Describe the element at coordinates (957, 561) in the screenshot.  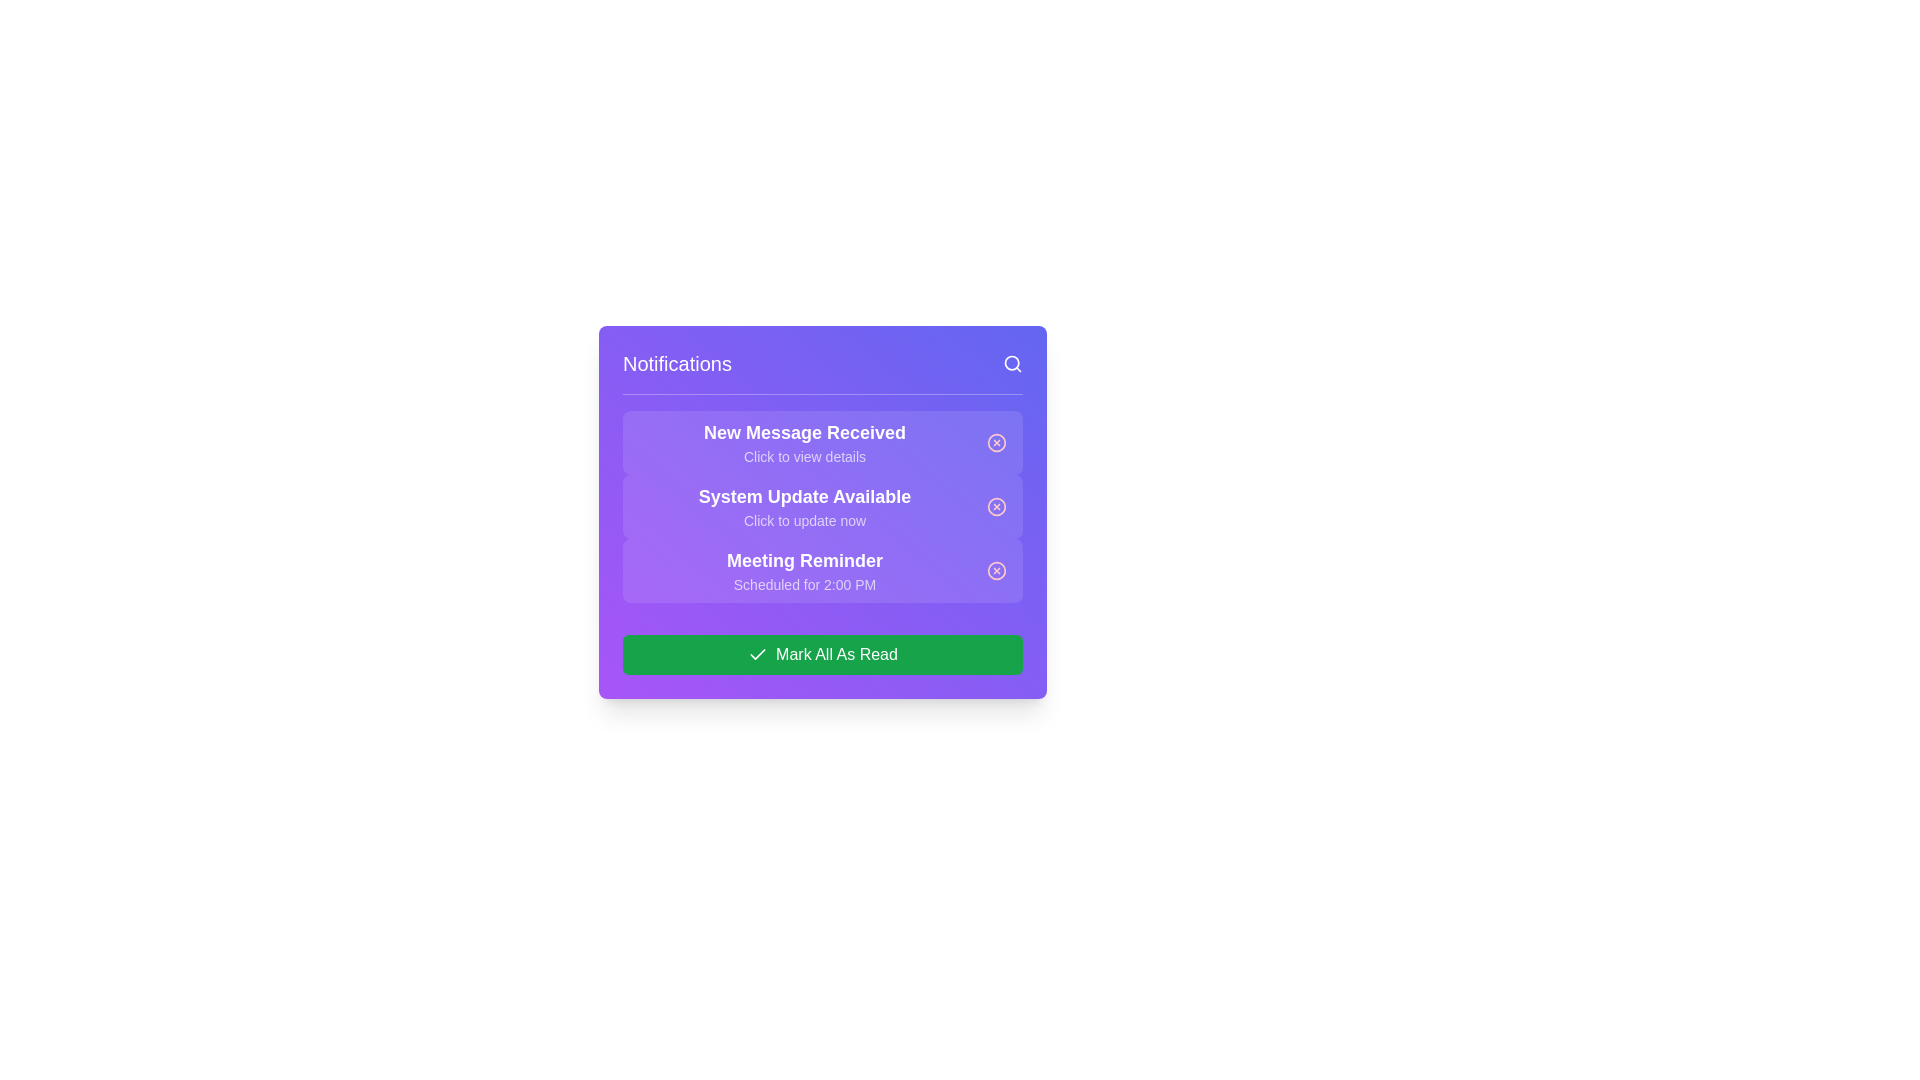
I see `the dismissal button associated with the 'Meeting Reminder' notification, which is the third item in the notifications list` at that location.